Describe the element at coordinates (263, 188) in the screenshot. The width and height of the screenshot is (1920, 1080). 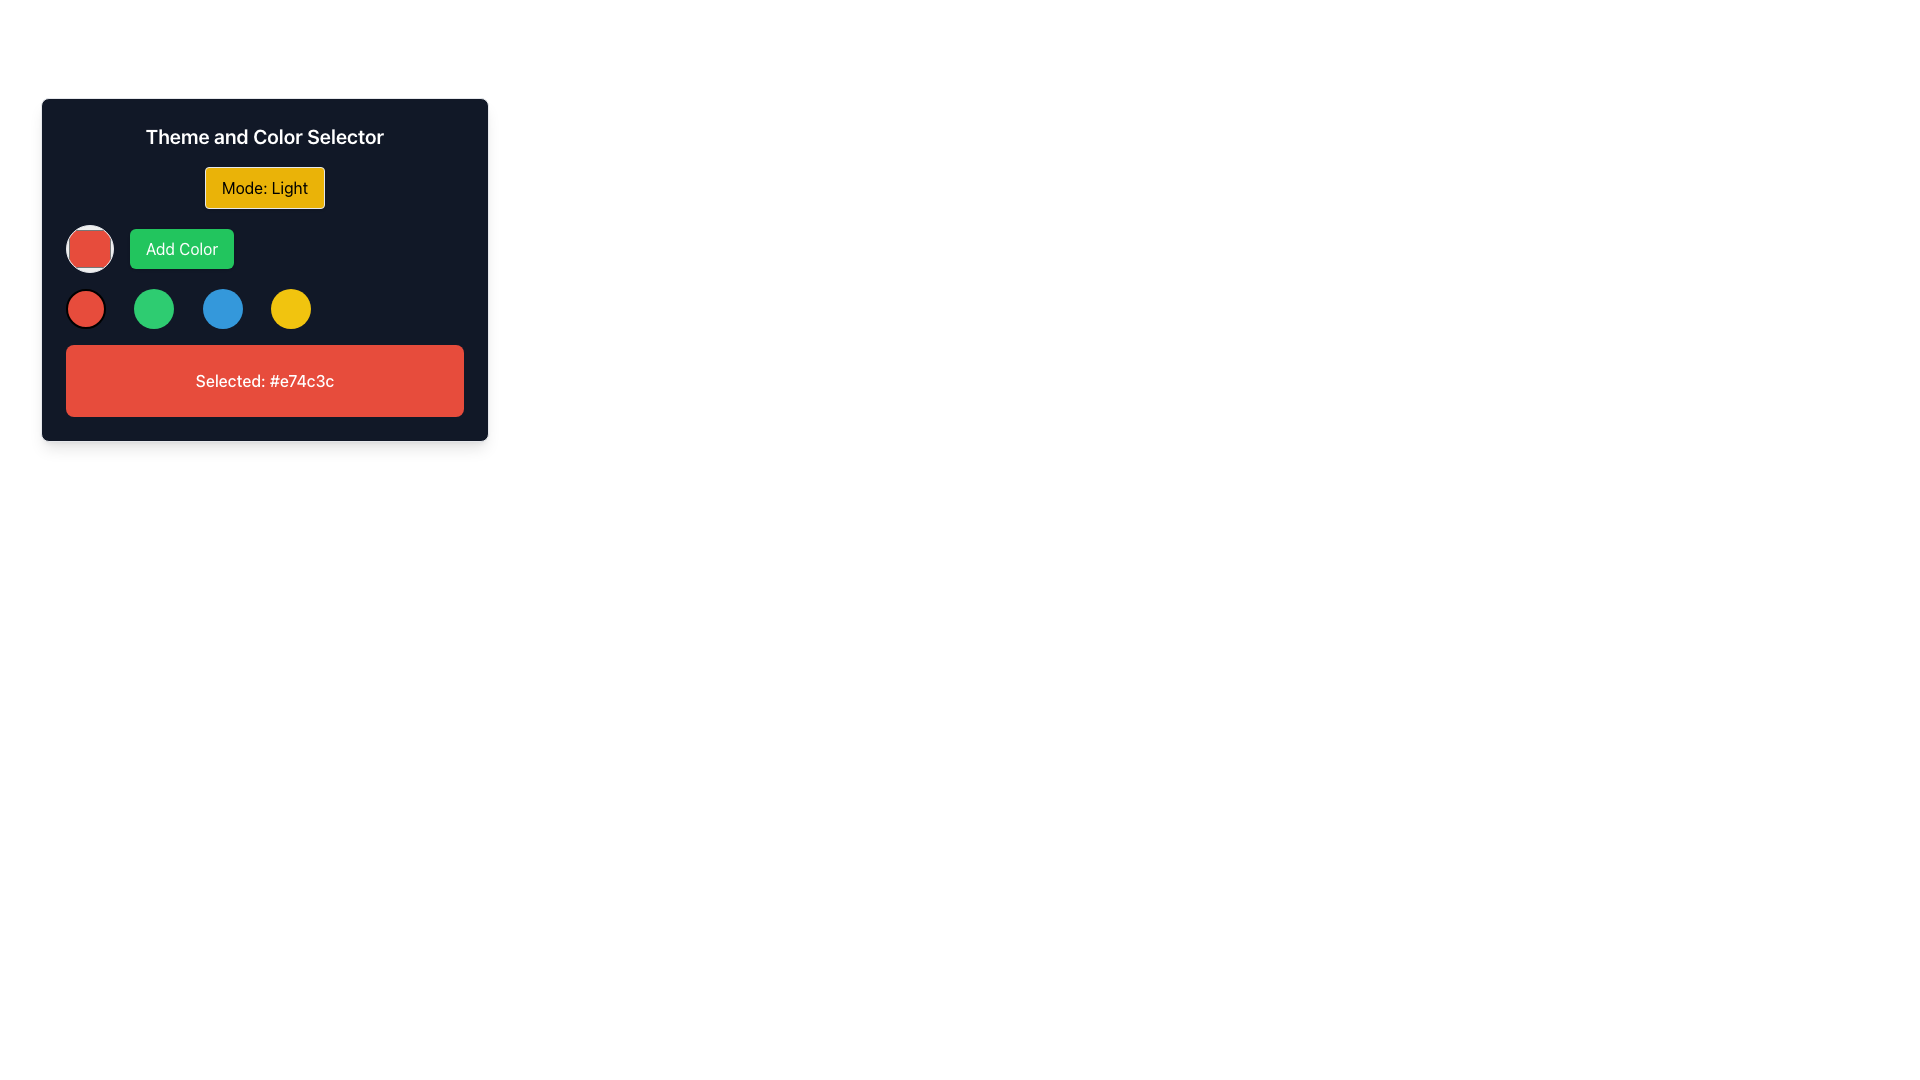
I see `the theme toggle button located below the 'Theme and Color Selector' heading` at that location.